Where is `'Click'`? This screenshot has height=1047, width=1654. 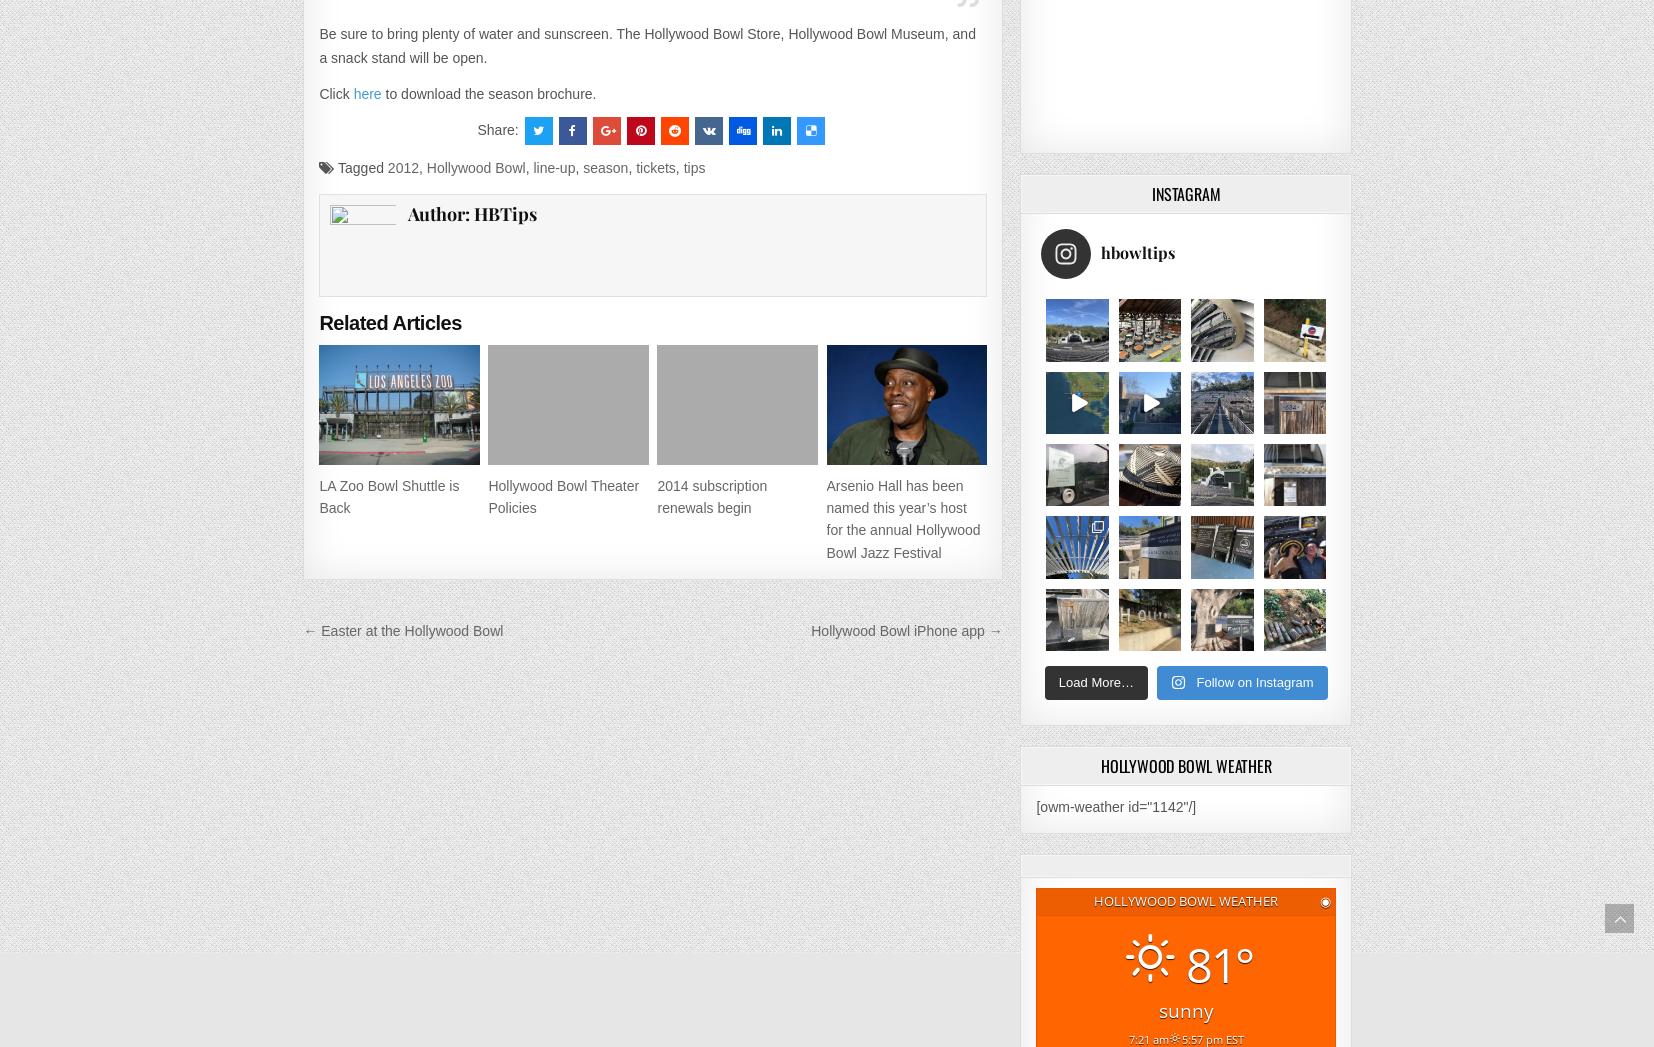
'Click' is located at coordinates (318, 92).